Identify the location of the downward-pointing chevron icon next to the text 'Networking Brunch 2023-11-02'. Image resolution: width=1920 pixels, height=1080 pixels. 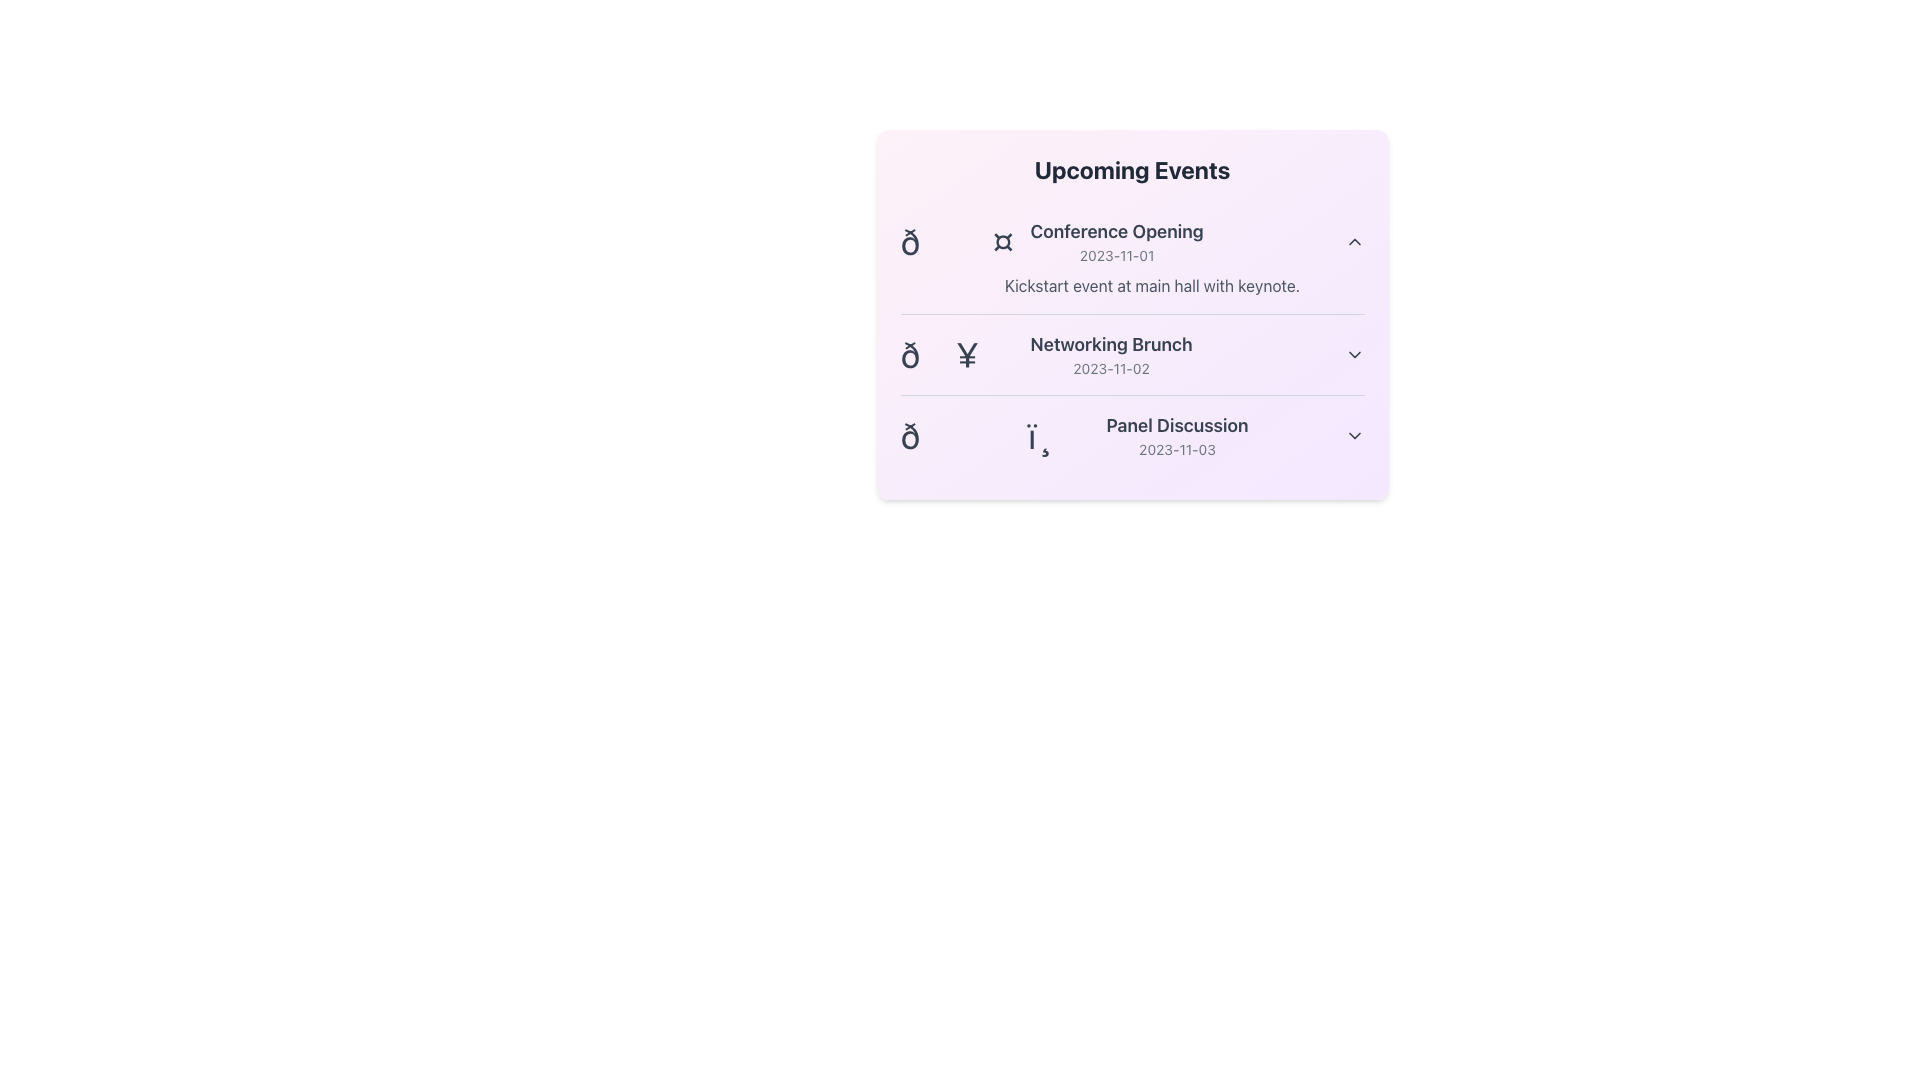
(1354, 353).